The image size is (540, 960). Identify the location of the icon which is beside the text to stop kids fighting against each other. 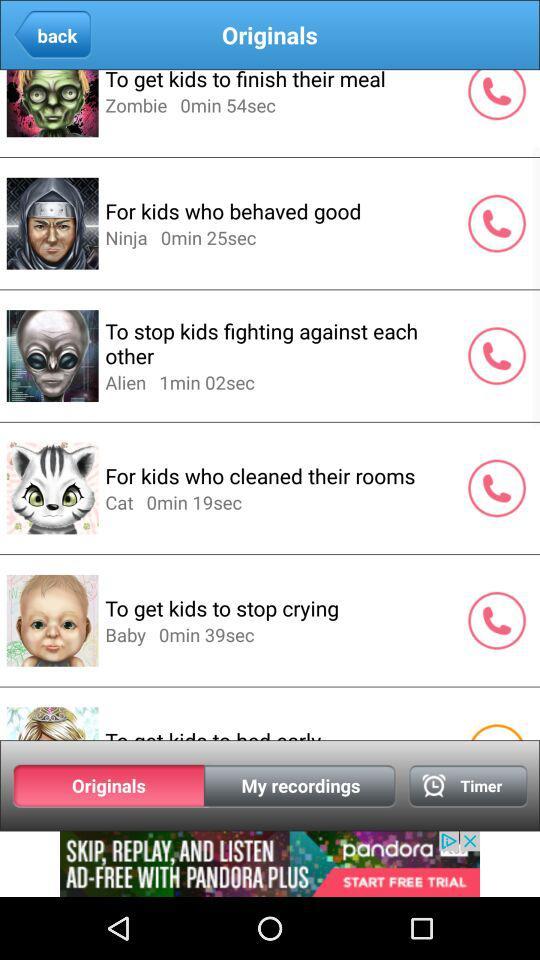
(496, 355).